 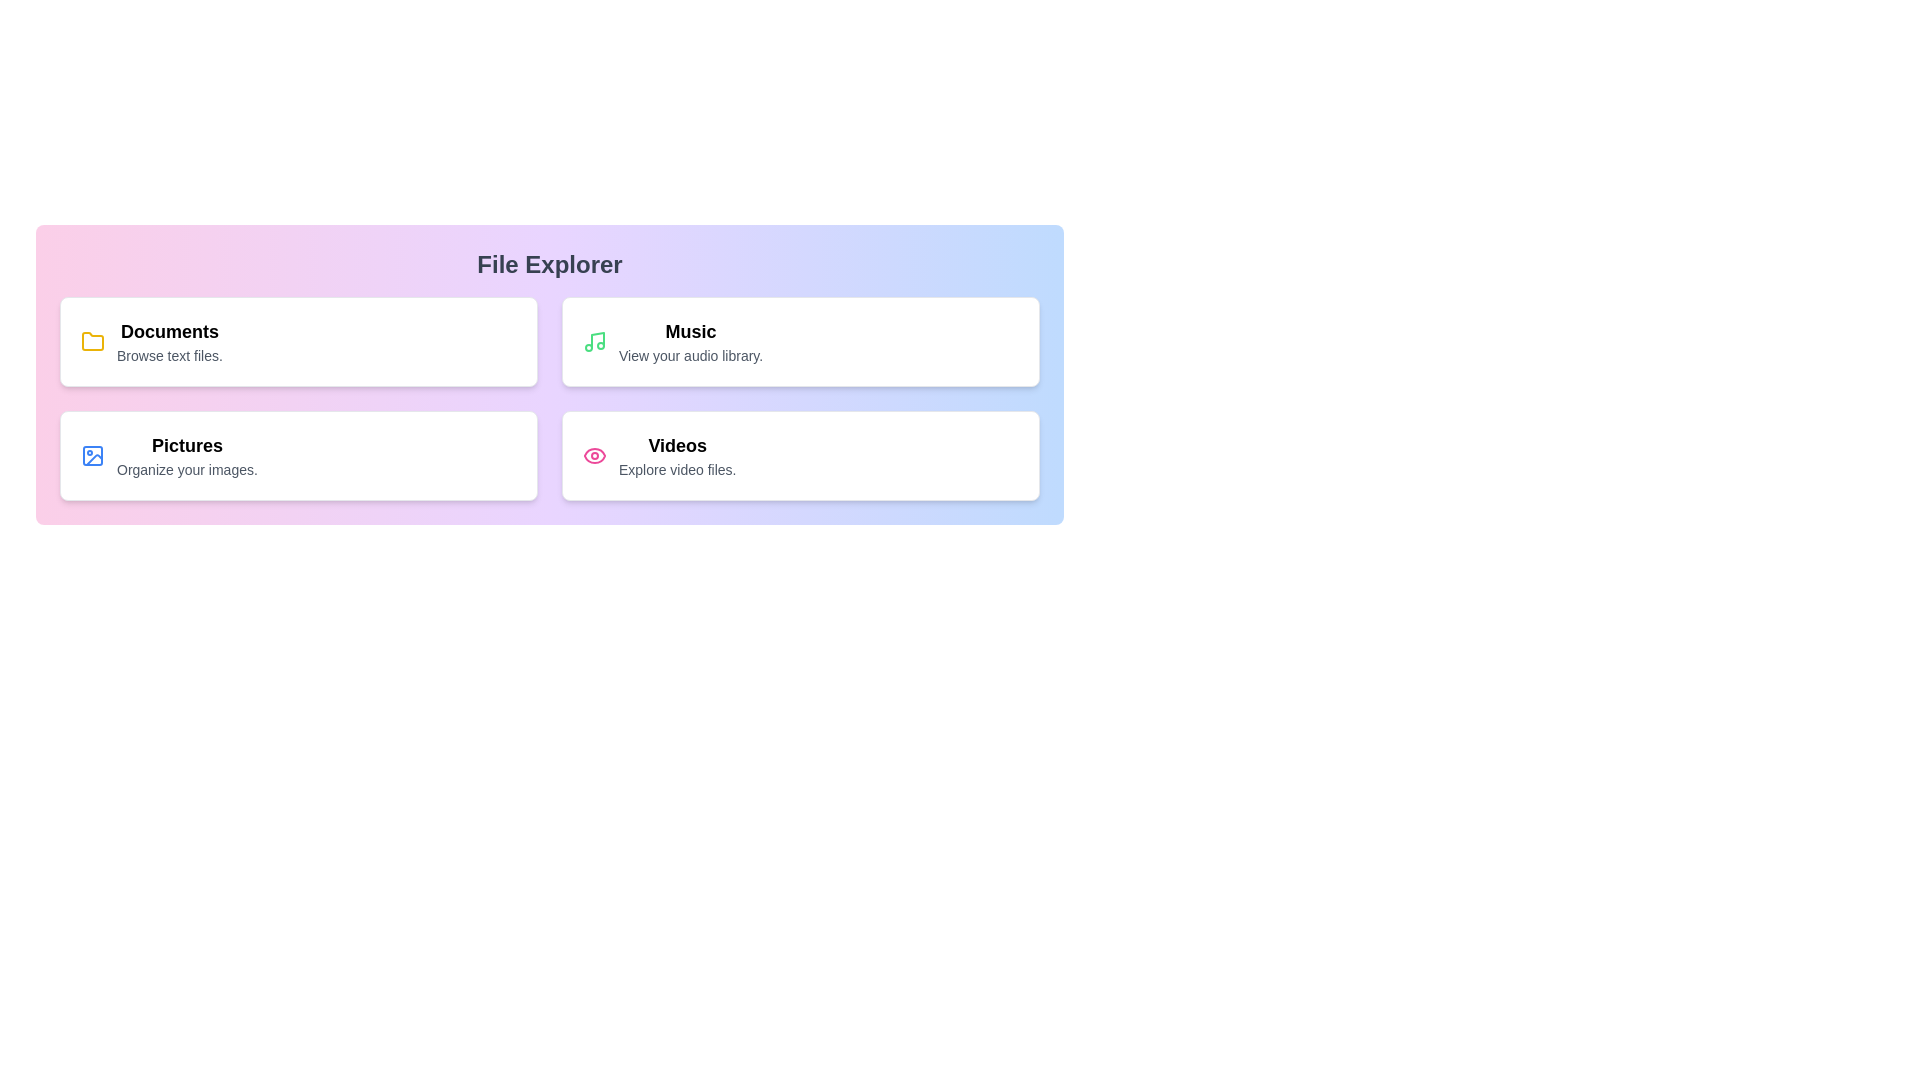 What do you see at coordinates (801, 341) in the screenshot?
I see `the menu item Music to highlight it` at bounding box center [801, 341].